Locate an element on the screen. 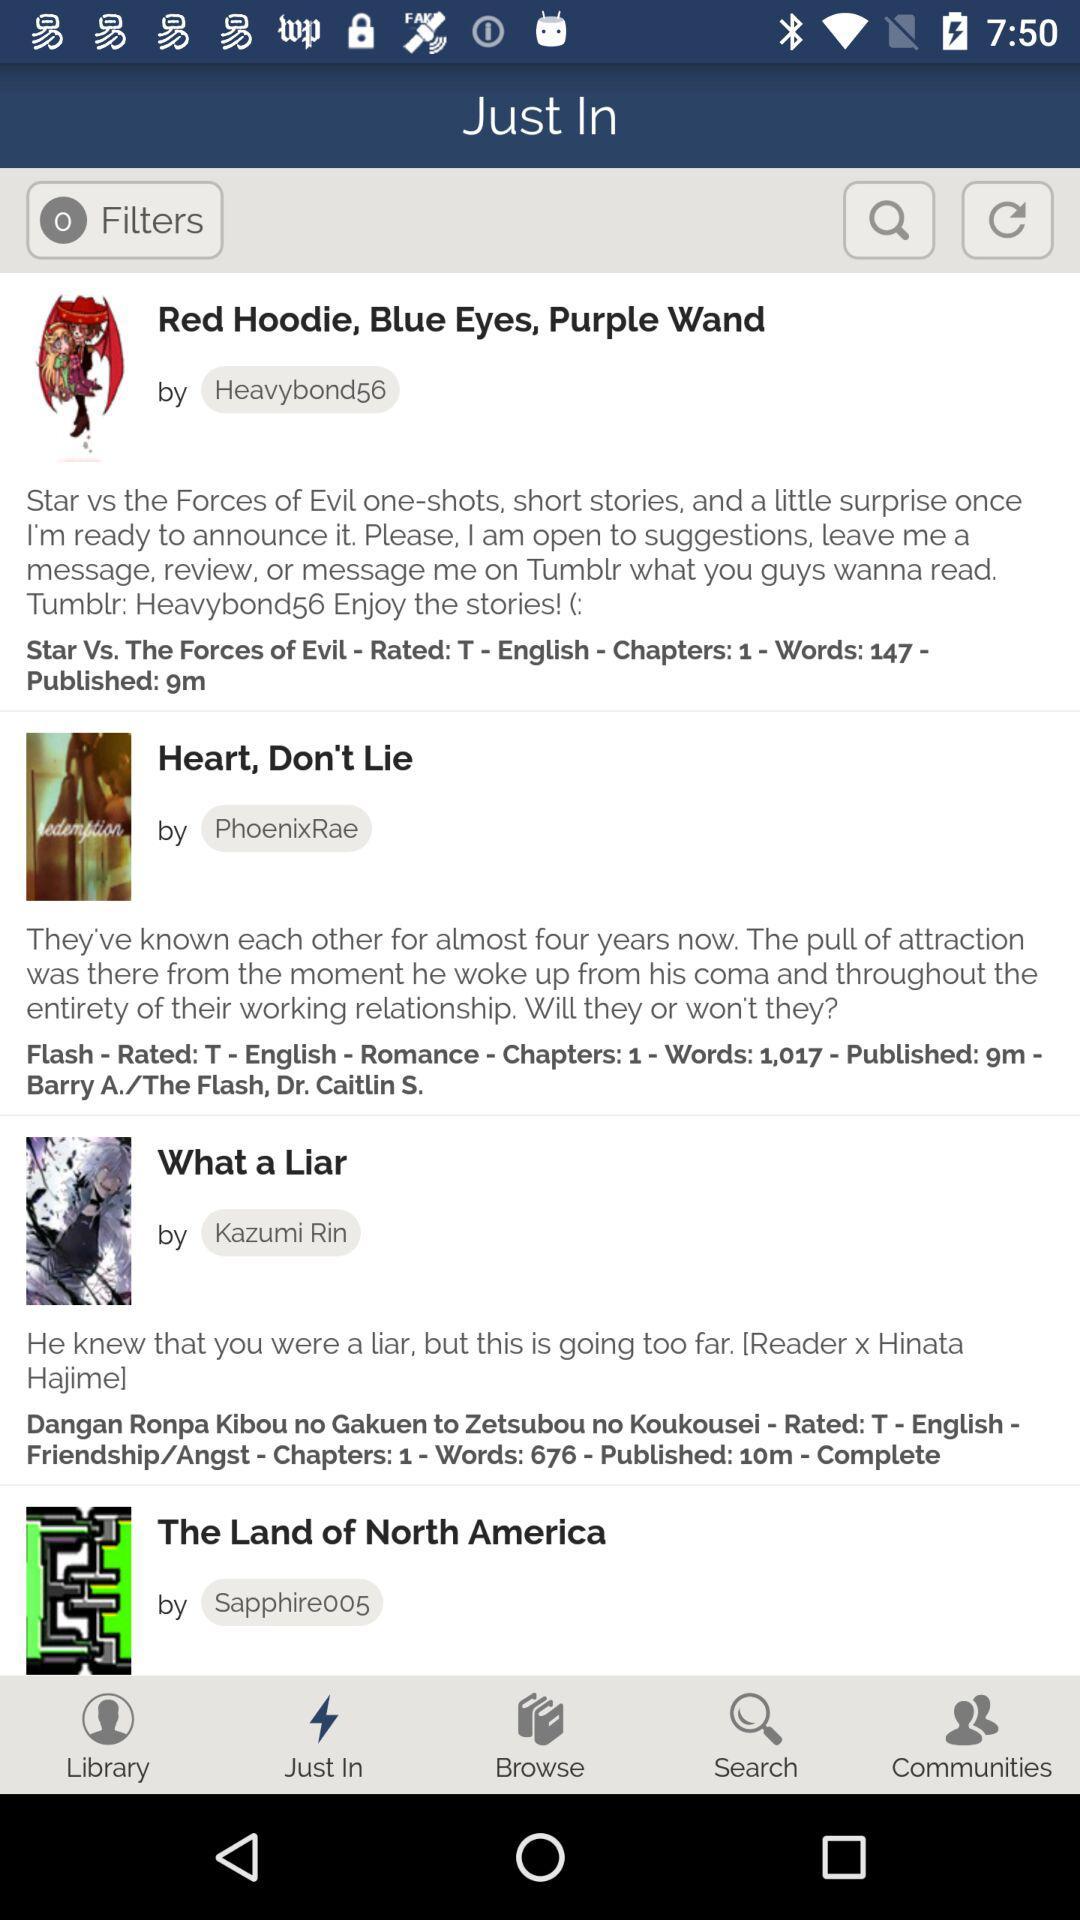  the icon next to by is located at coordinates (286, 828).